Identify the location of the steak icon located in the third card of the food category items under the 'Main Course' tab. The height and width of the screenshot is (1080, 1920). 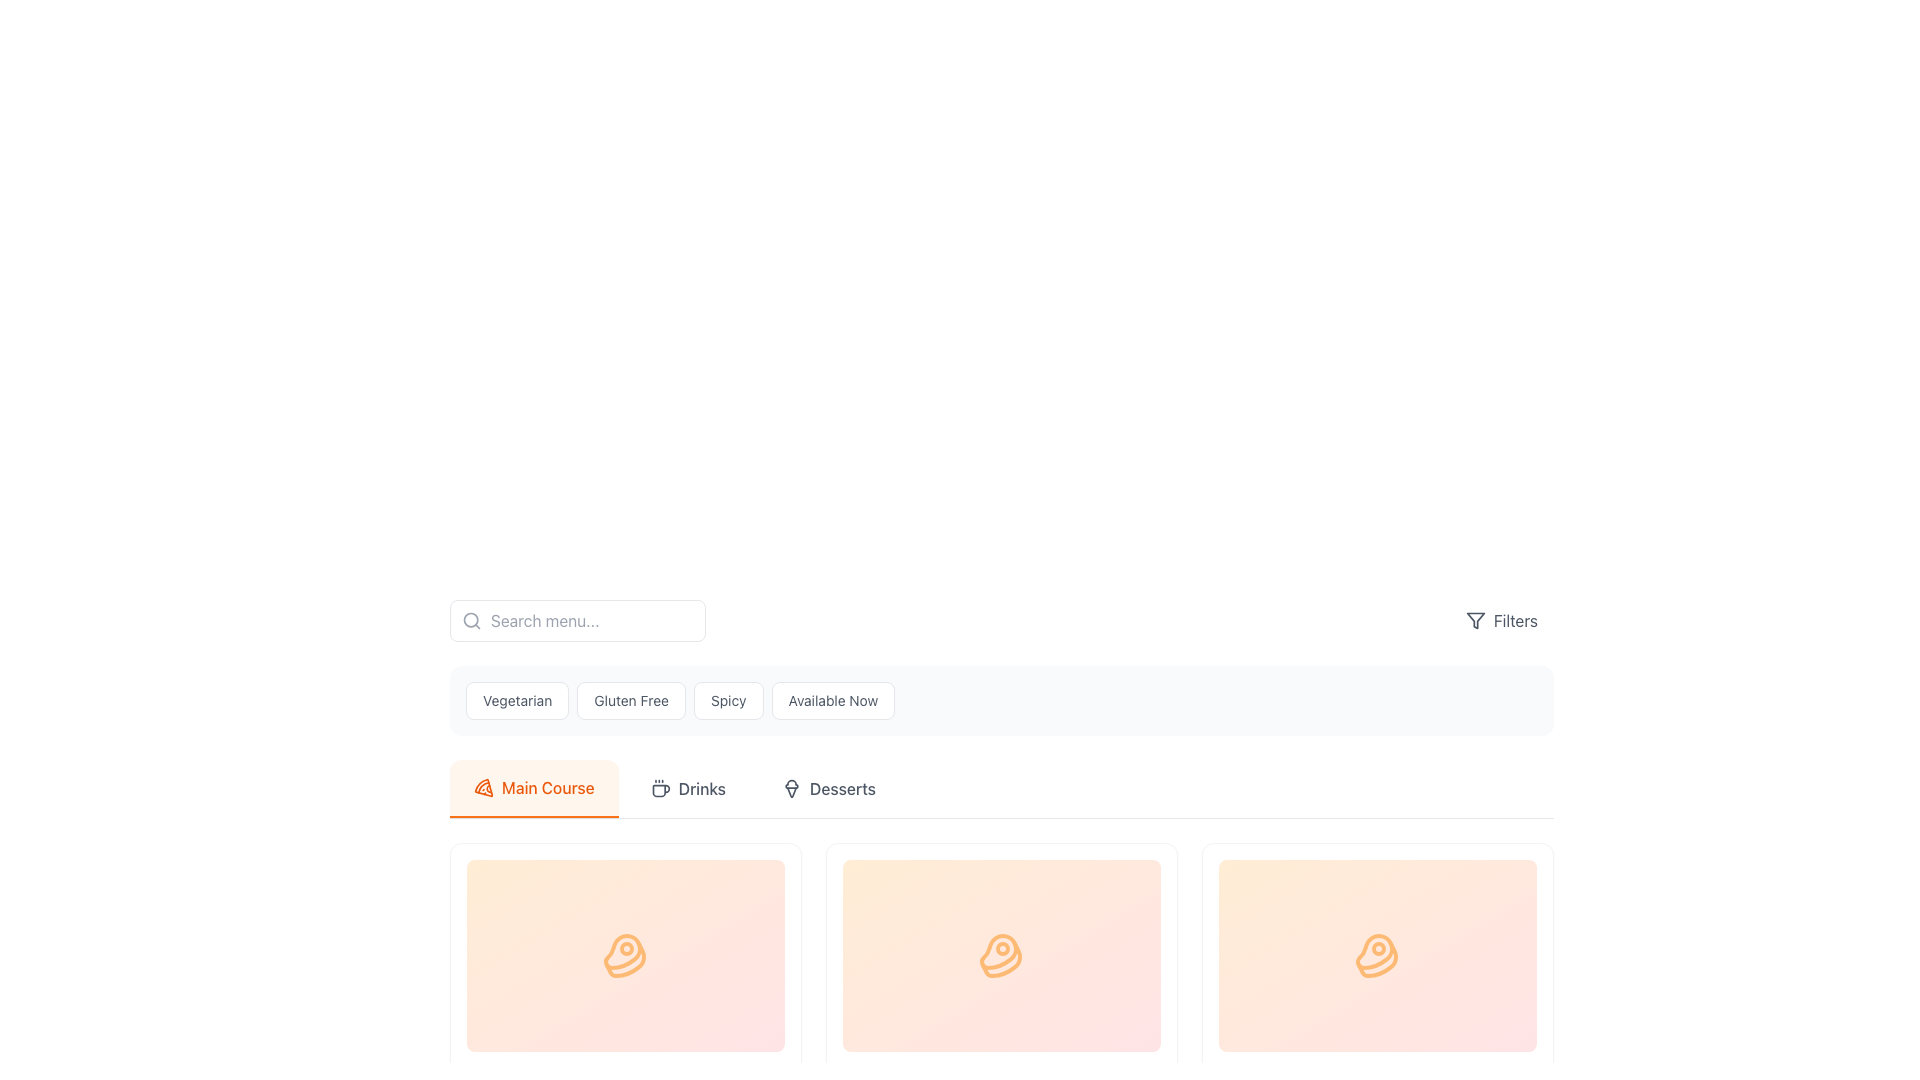
(1376, 955).